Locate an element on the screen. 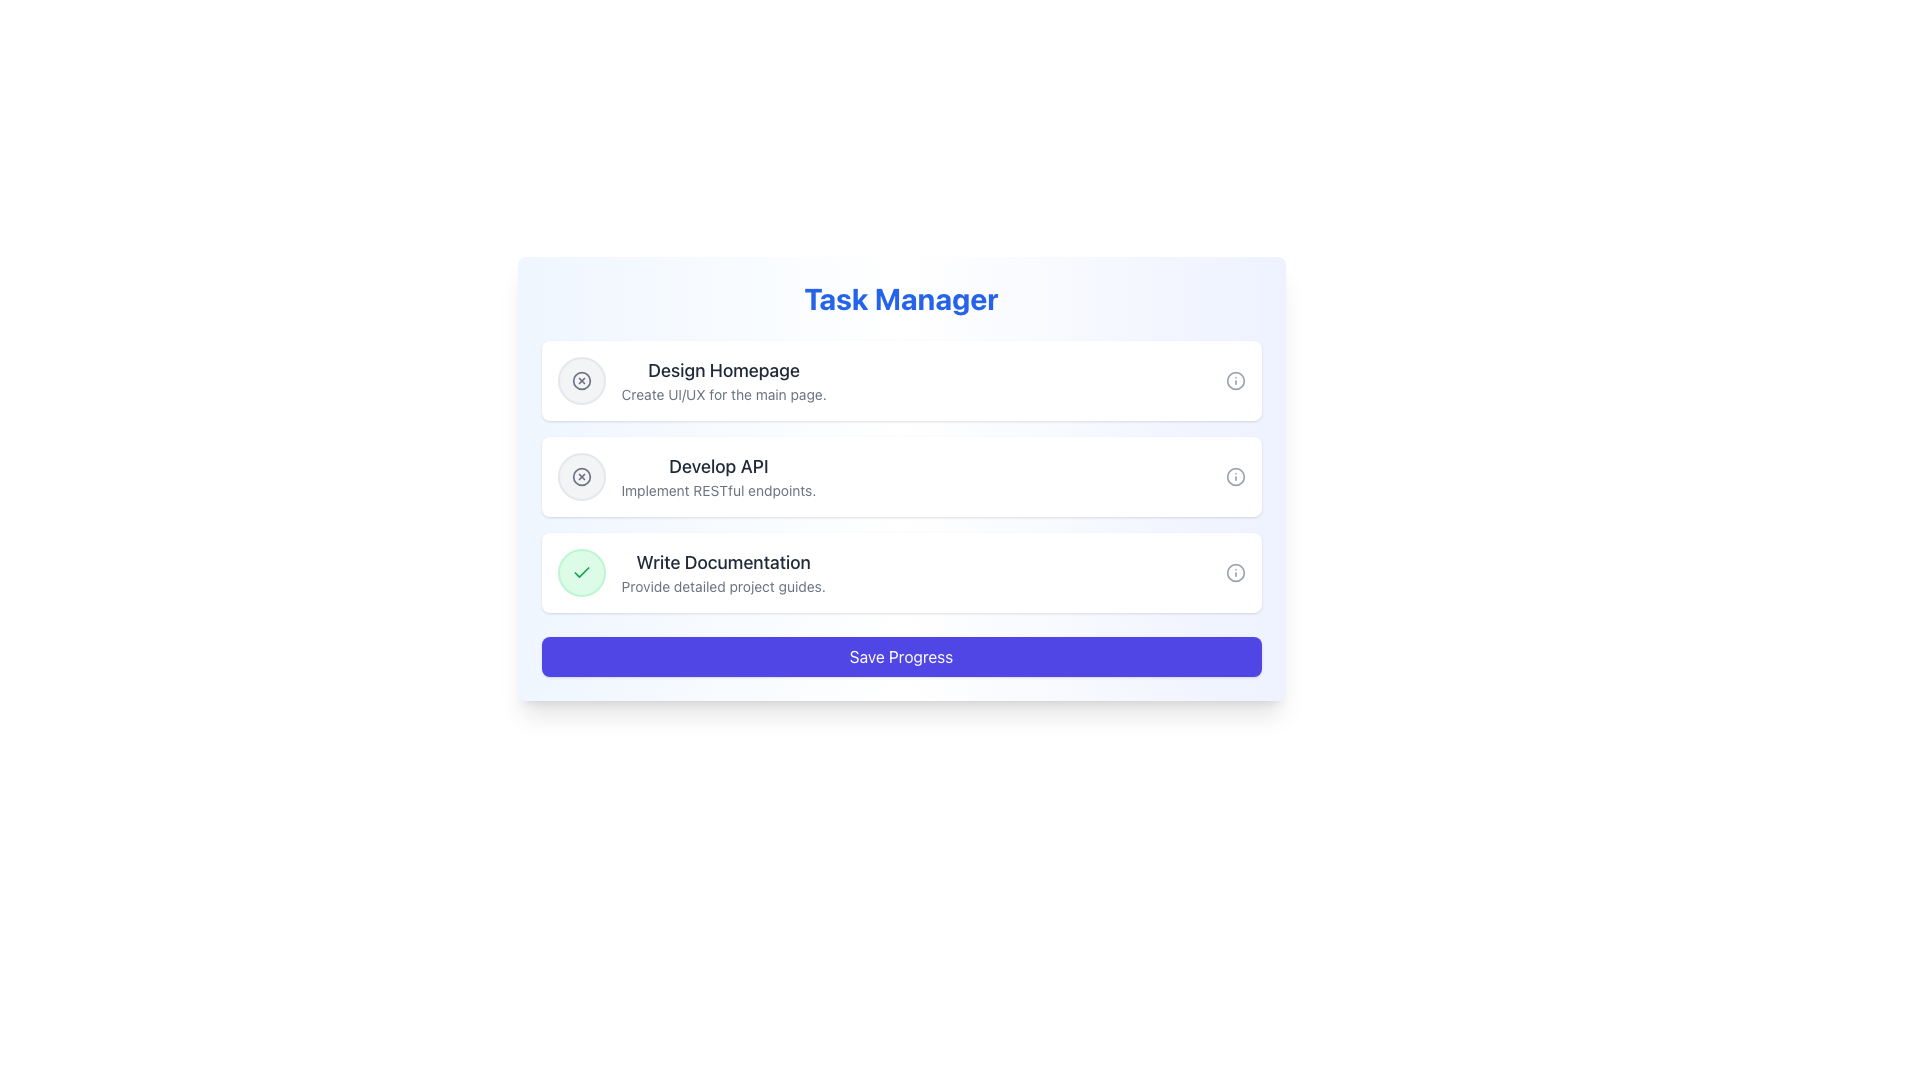 This screenshot has width=1920, height=1080. the 'Task Manager' panel, which features a gradient background from blue to indigo, contains a list of task items, and has rounded borders is located at coordinates (900, 478).